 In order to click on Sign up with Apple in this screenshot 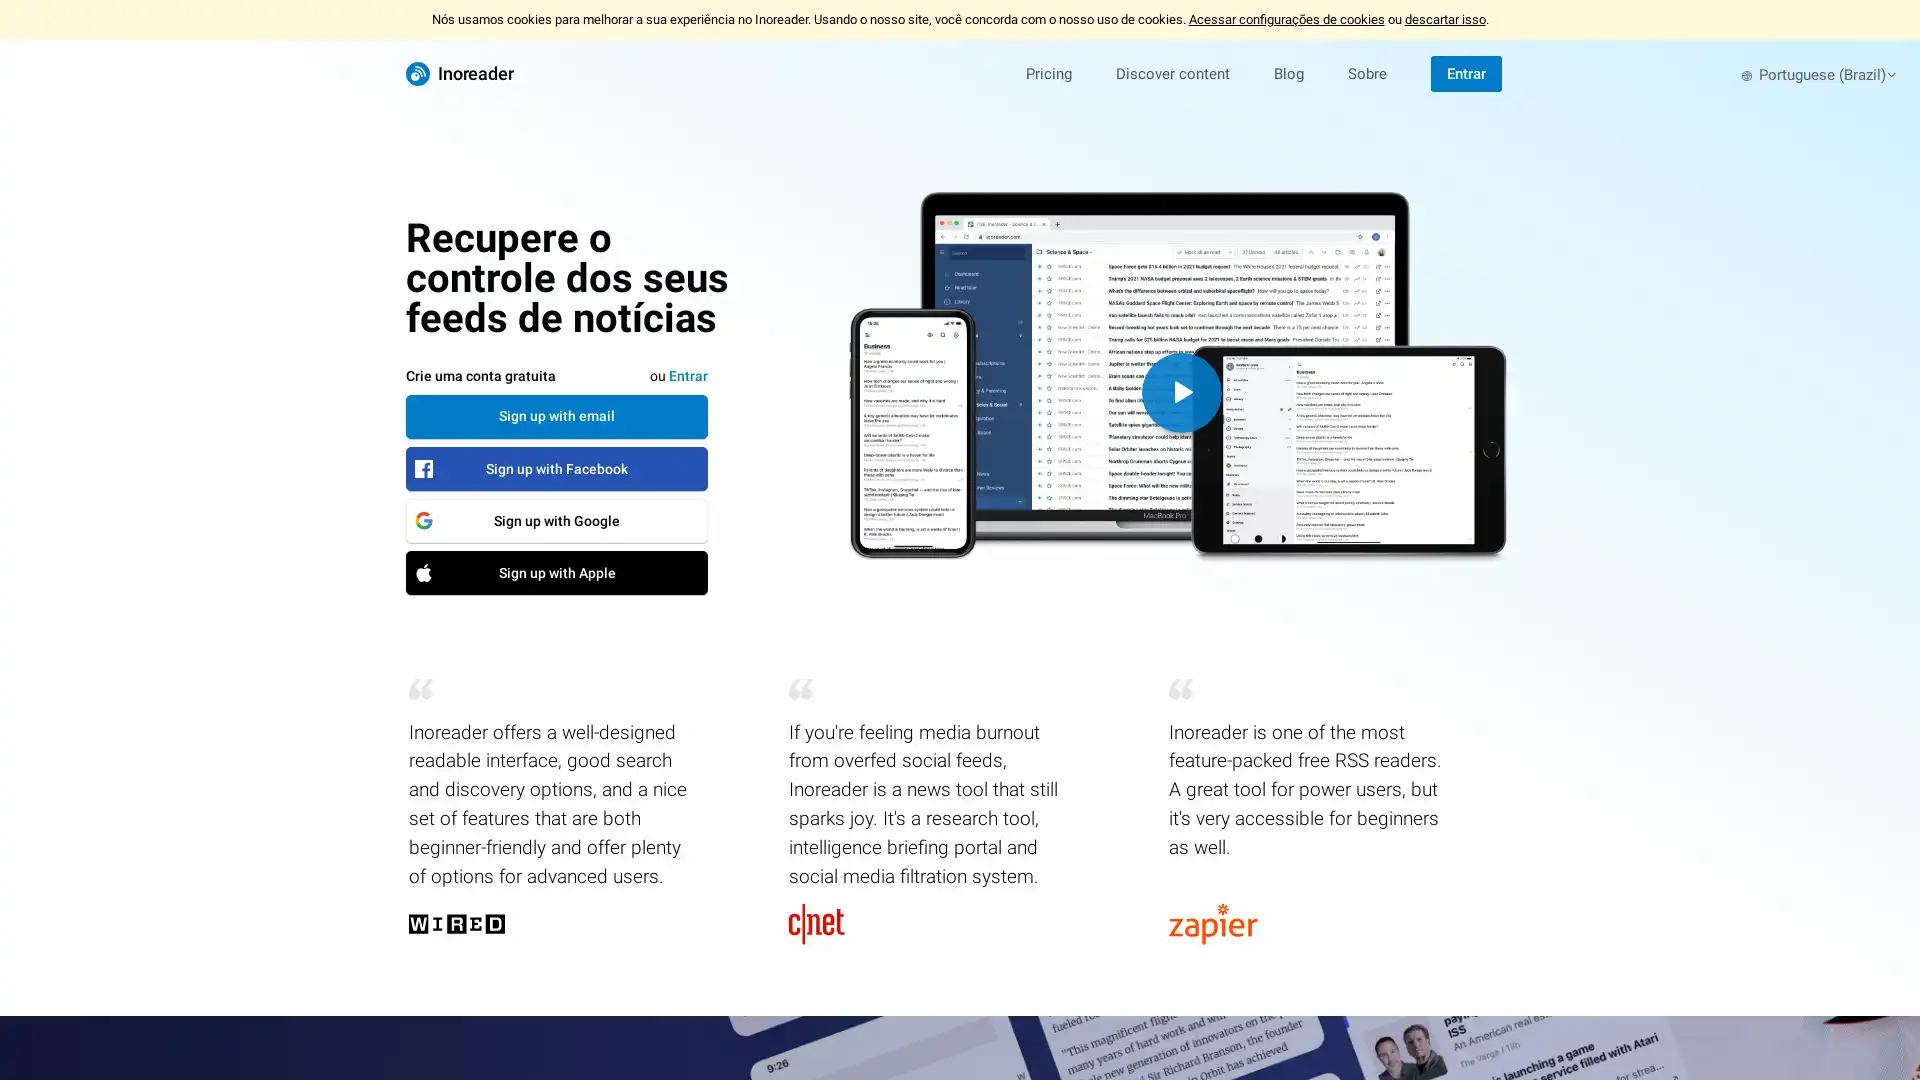, I will do `click(556, 571)`.